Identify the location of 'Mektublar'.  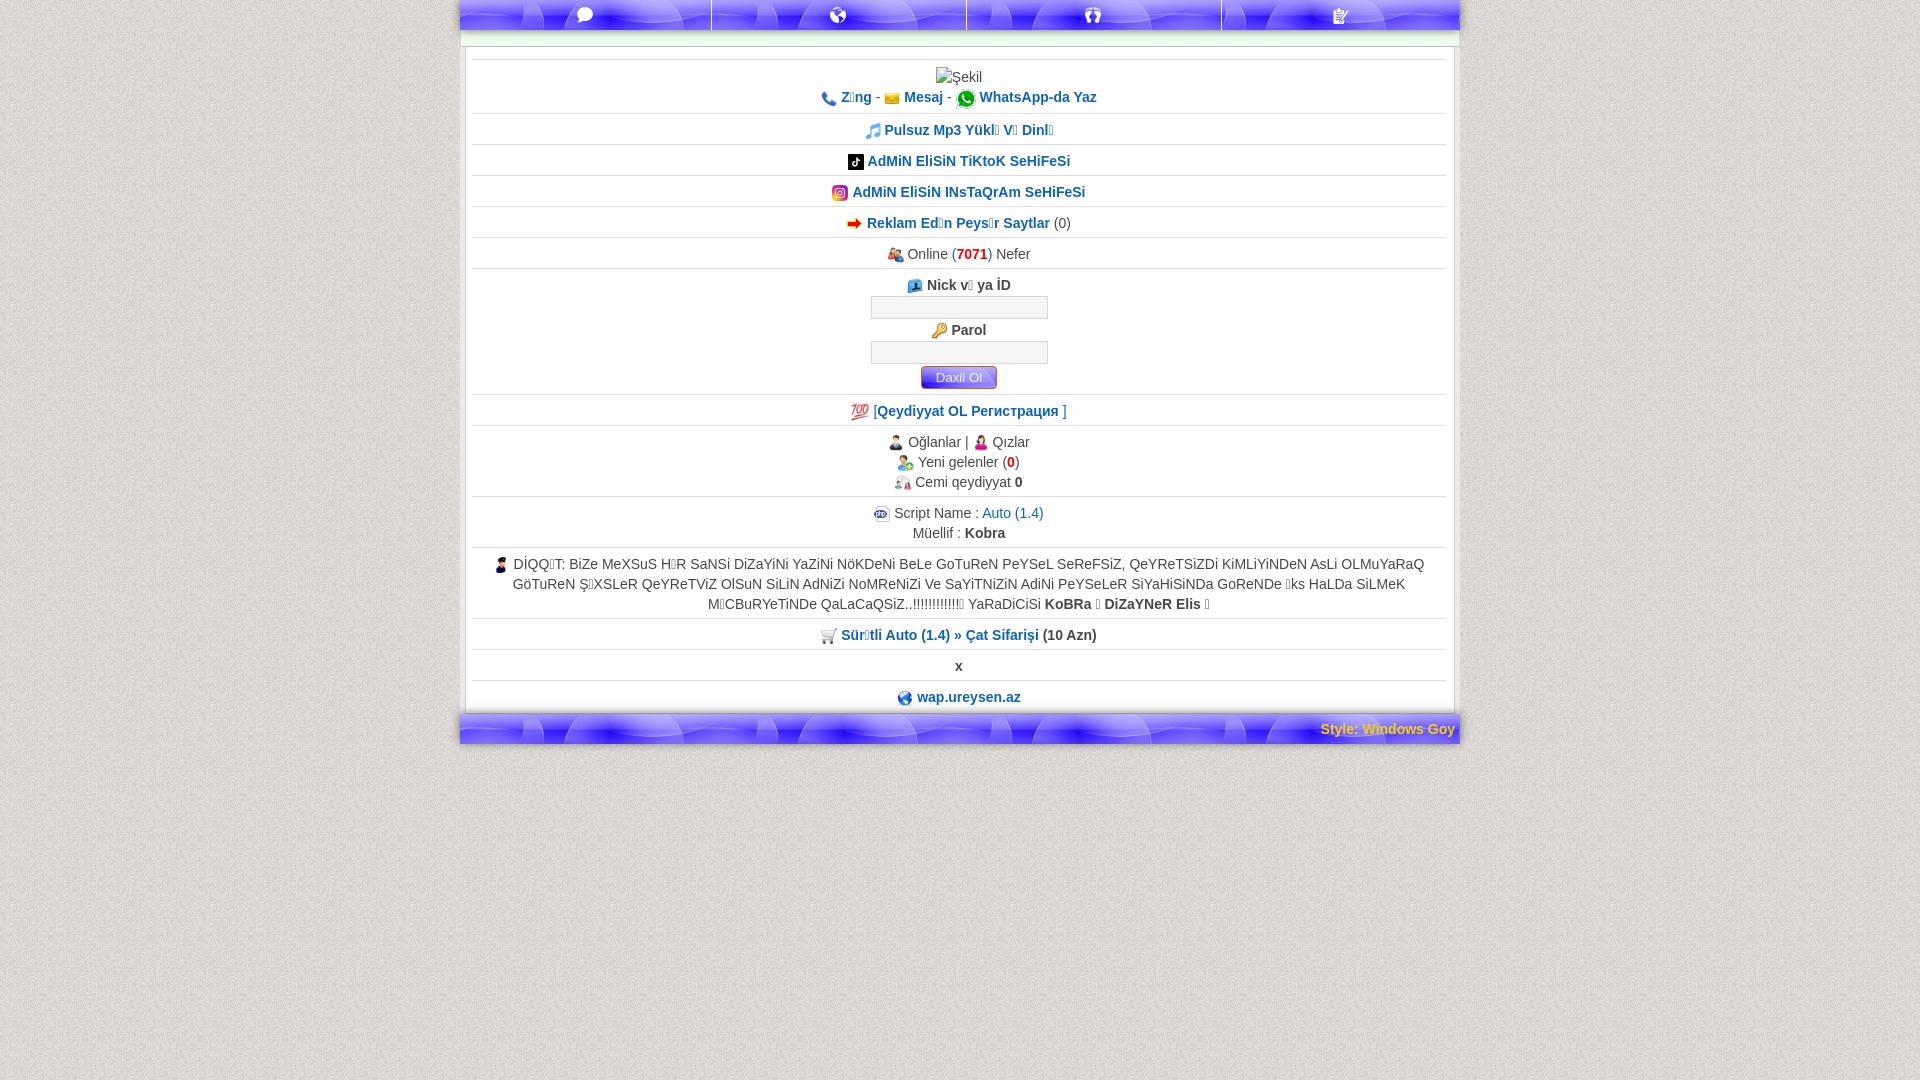
(839, 15).